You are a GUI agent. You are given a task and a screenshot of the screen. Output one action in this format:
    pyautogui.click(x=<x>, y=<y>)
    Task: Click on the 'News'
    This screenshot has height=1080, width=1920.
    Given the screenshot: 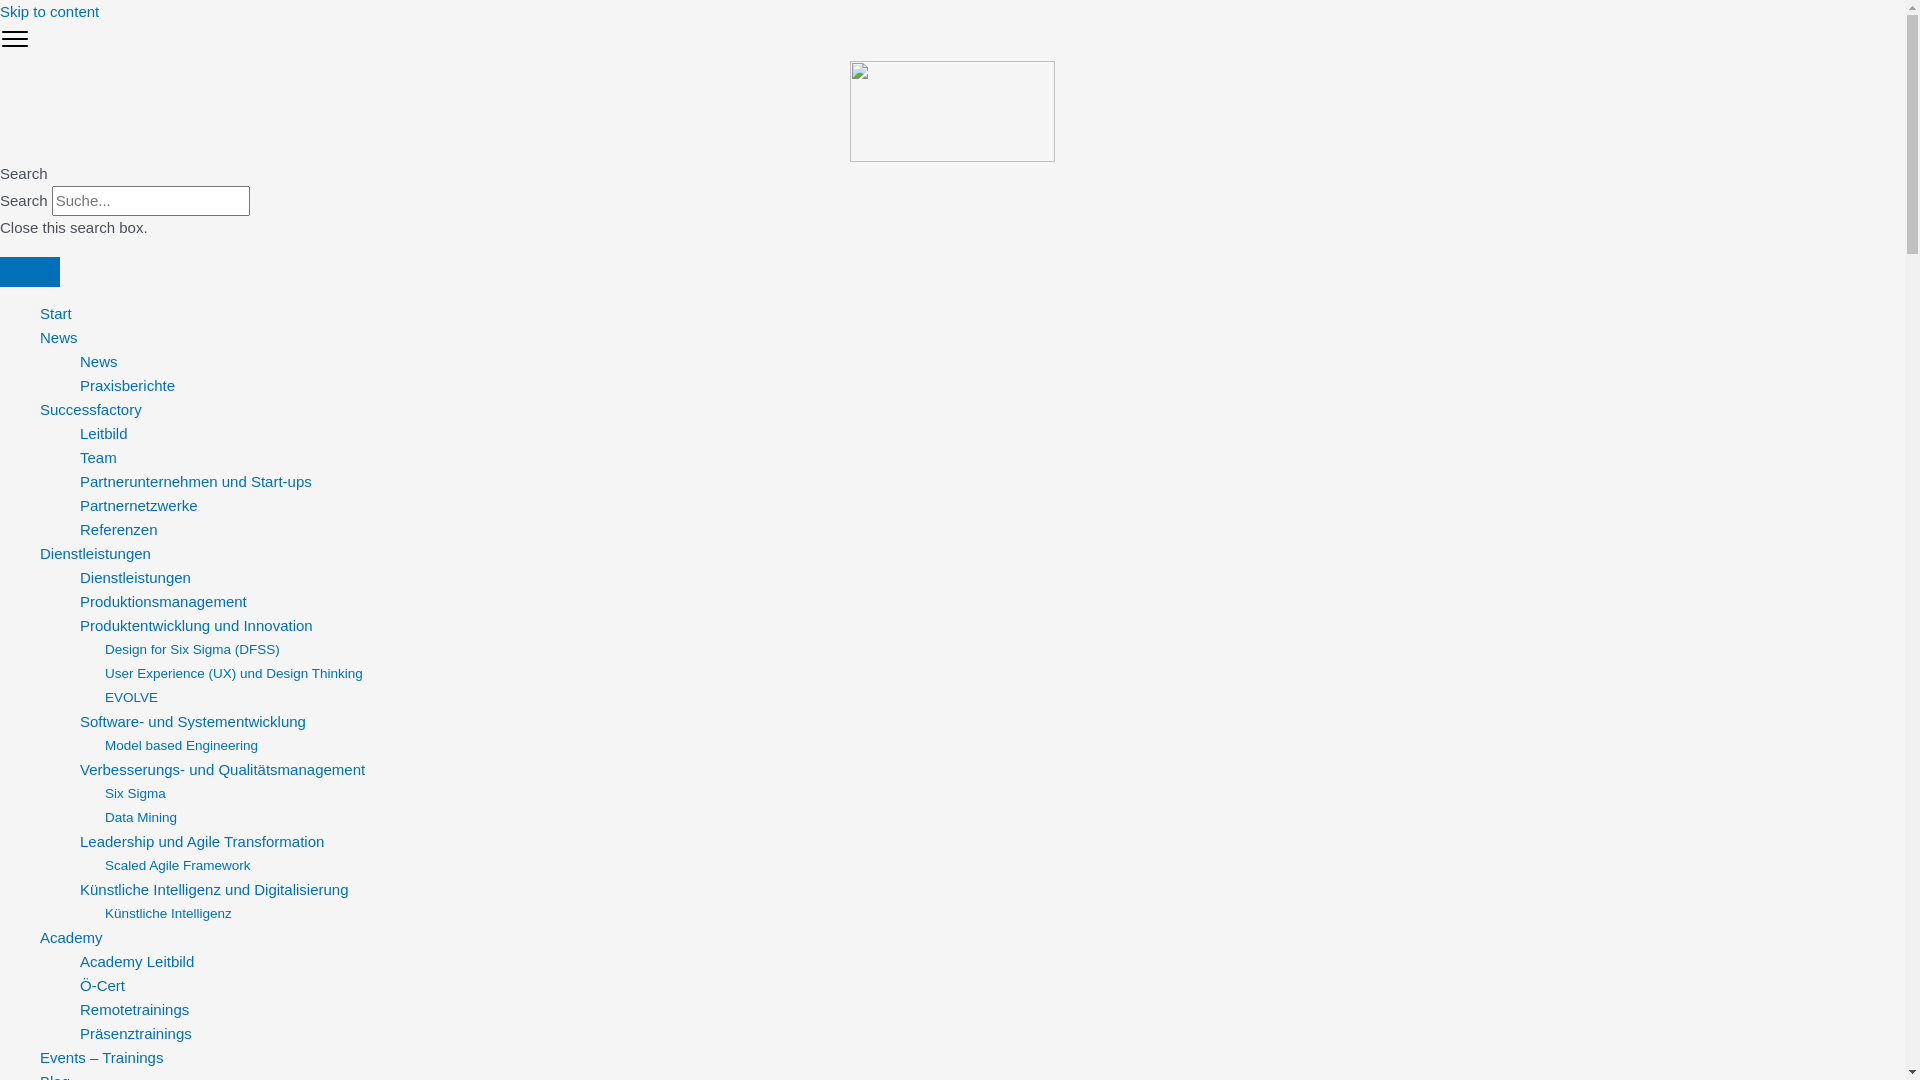 What is the action you would take?
    pyautogui.click(x=58, y=336)
    